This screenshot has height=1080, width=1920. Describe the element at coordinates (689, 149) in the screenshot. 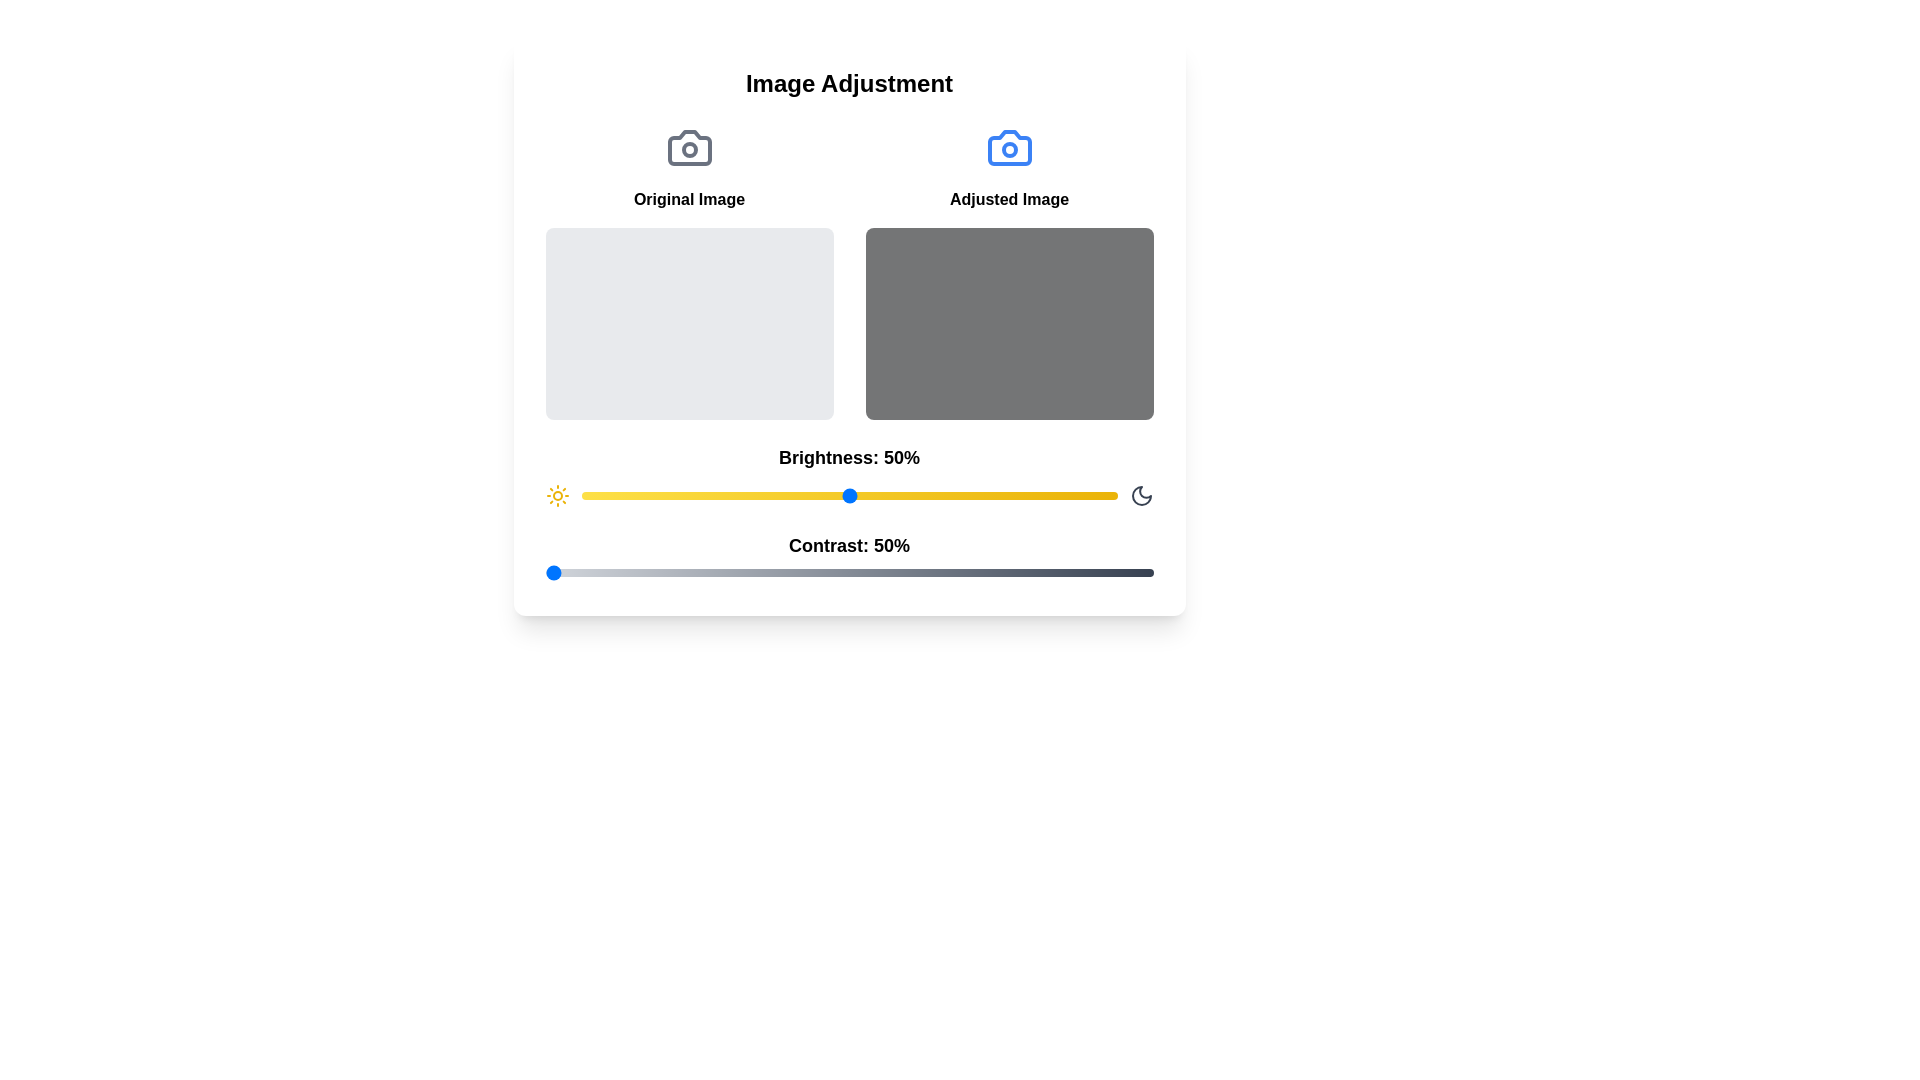

I see `the circular graphical component that represents the camera lens within the left camera icon in the 'Image Adjustment' interface` at that location.